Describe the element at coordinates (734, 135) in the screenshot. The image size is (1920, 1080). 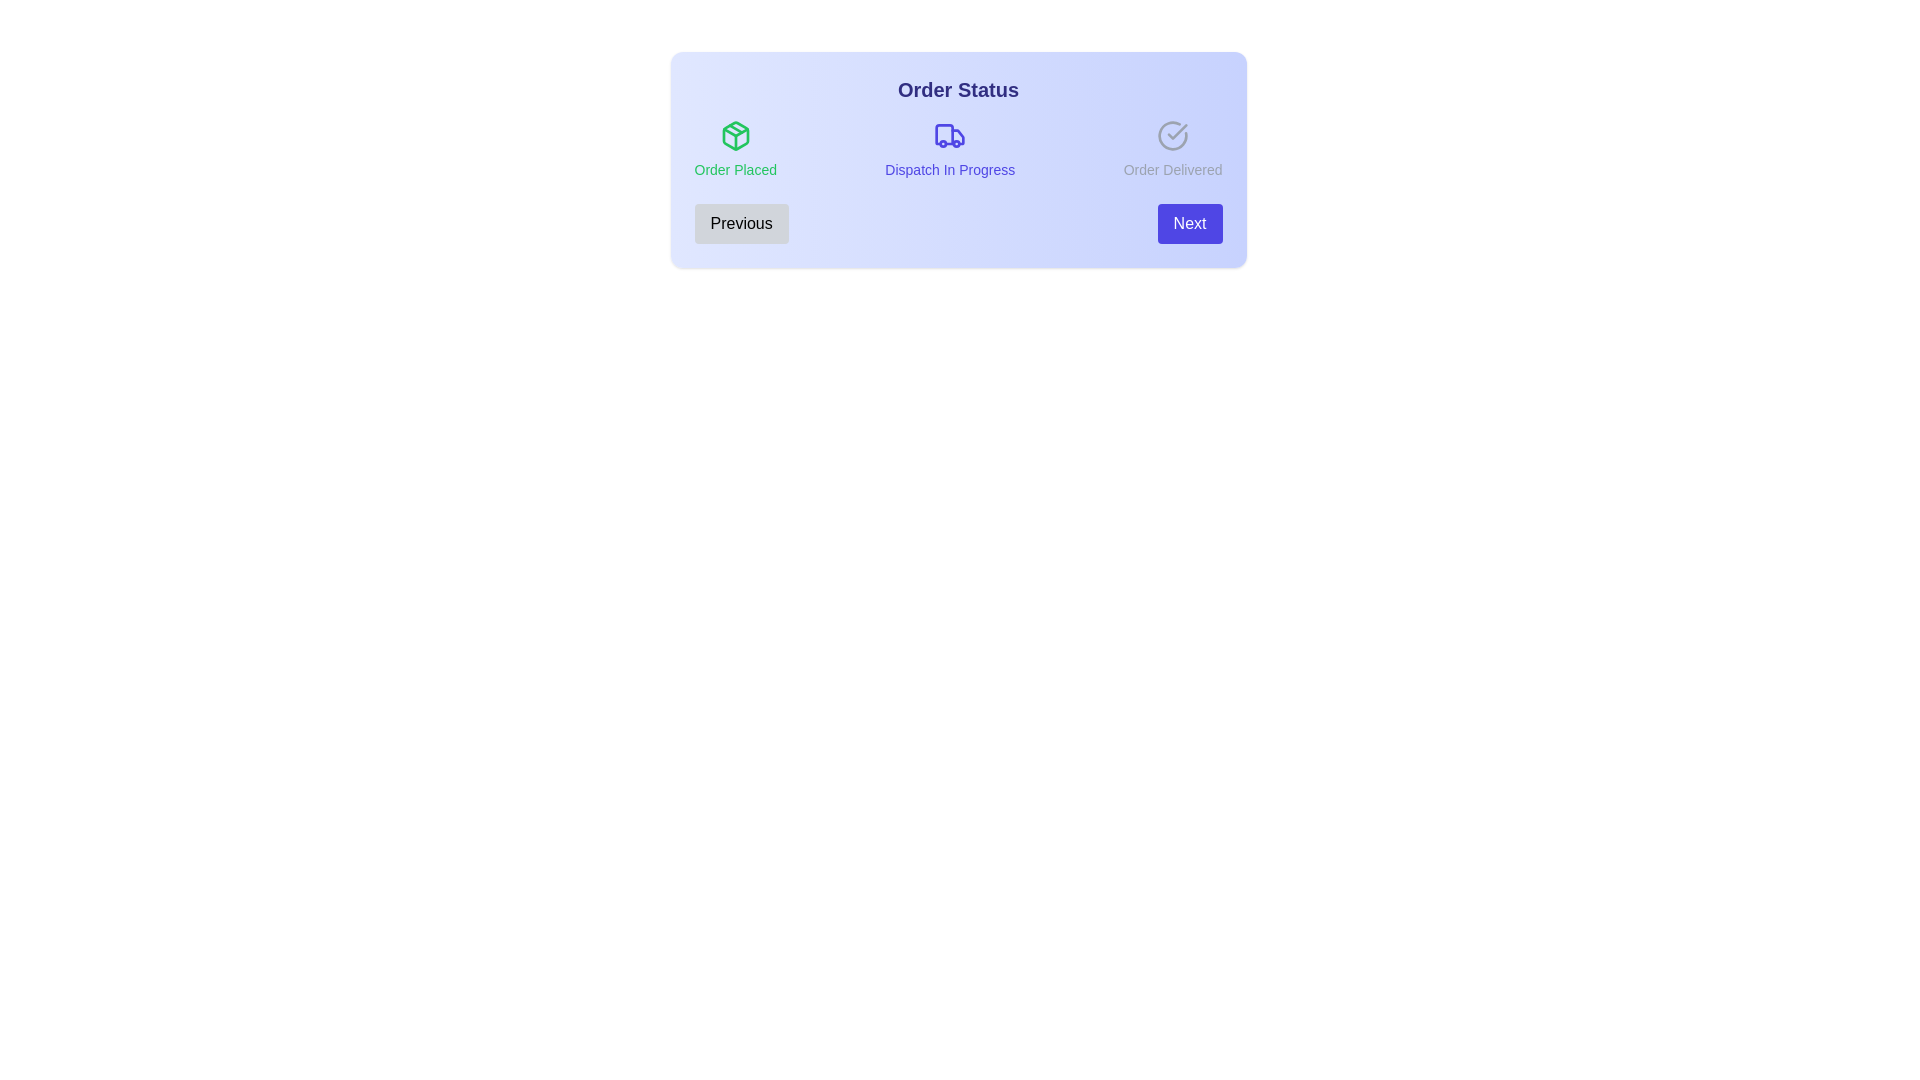
I see `the 'Order Placed' status indicator SVG, which is the first icon in the order processing timeline located under the text 'Order Placed'` at that location.